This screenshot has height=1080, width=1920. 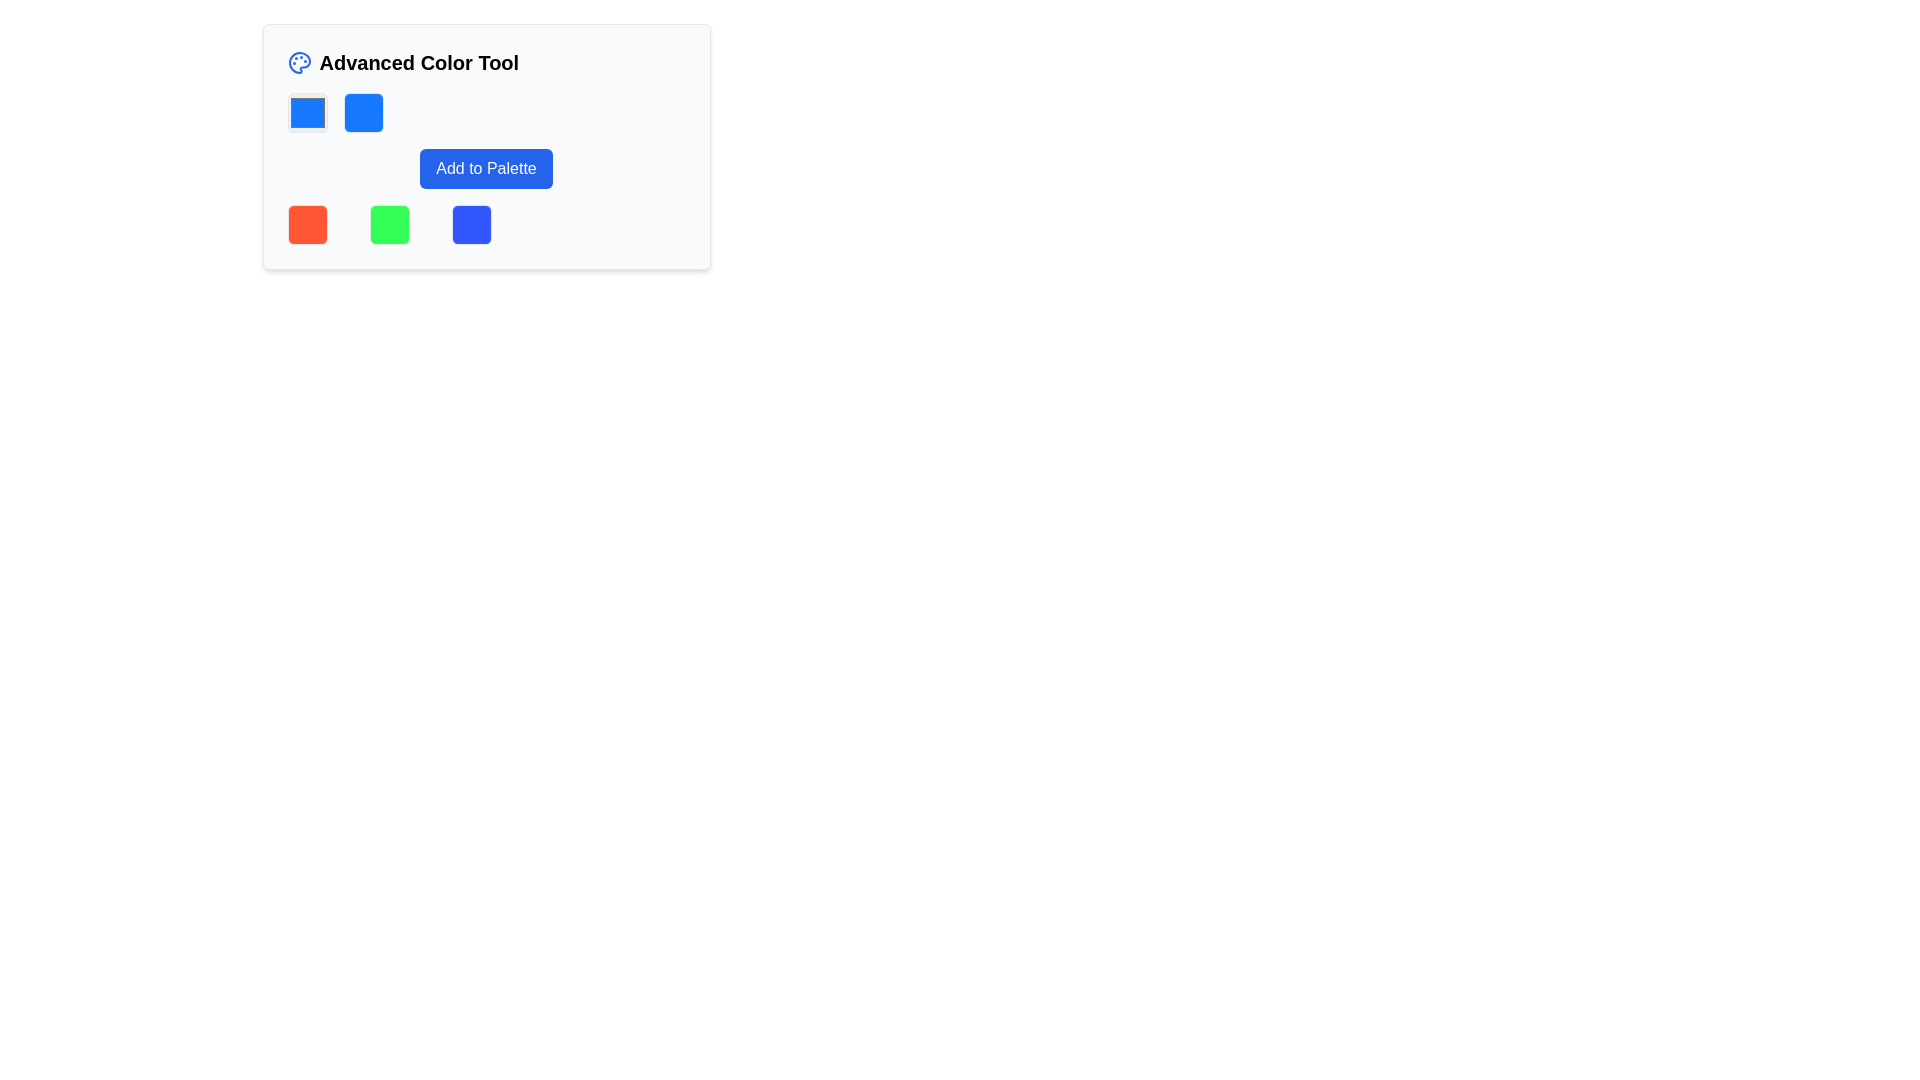 I want to click on the larger blue square in the Color Selector element for more detailed interaction or selection, so click(x=486, y=112).